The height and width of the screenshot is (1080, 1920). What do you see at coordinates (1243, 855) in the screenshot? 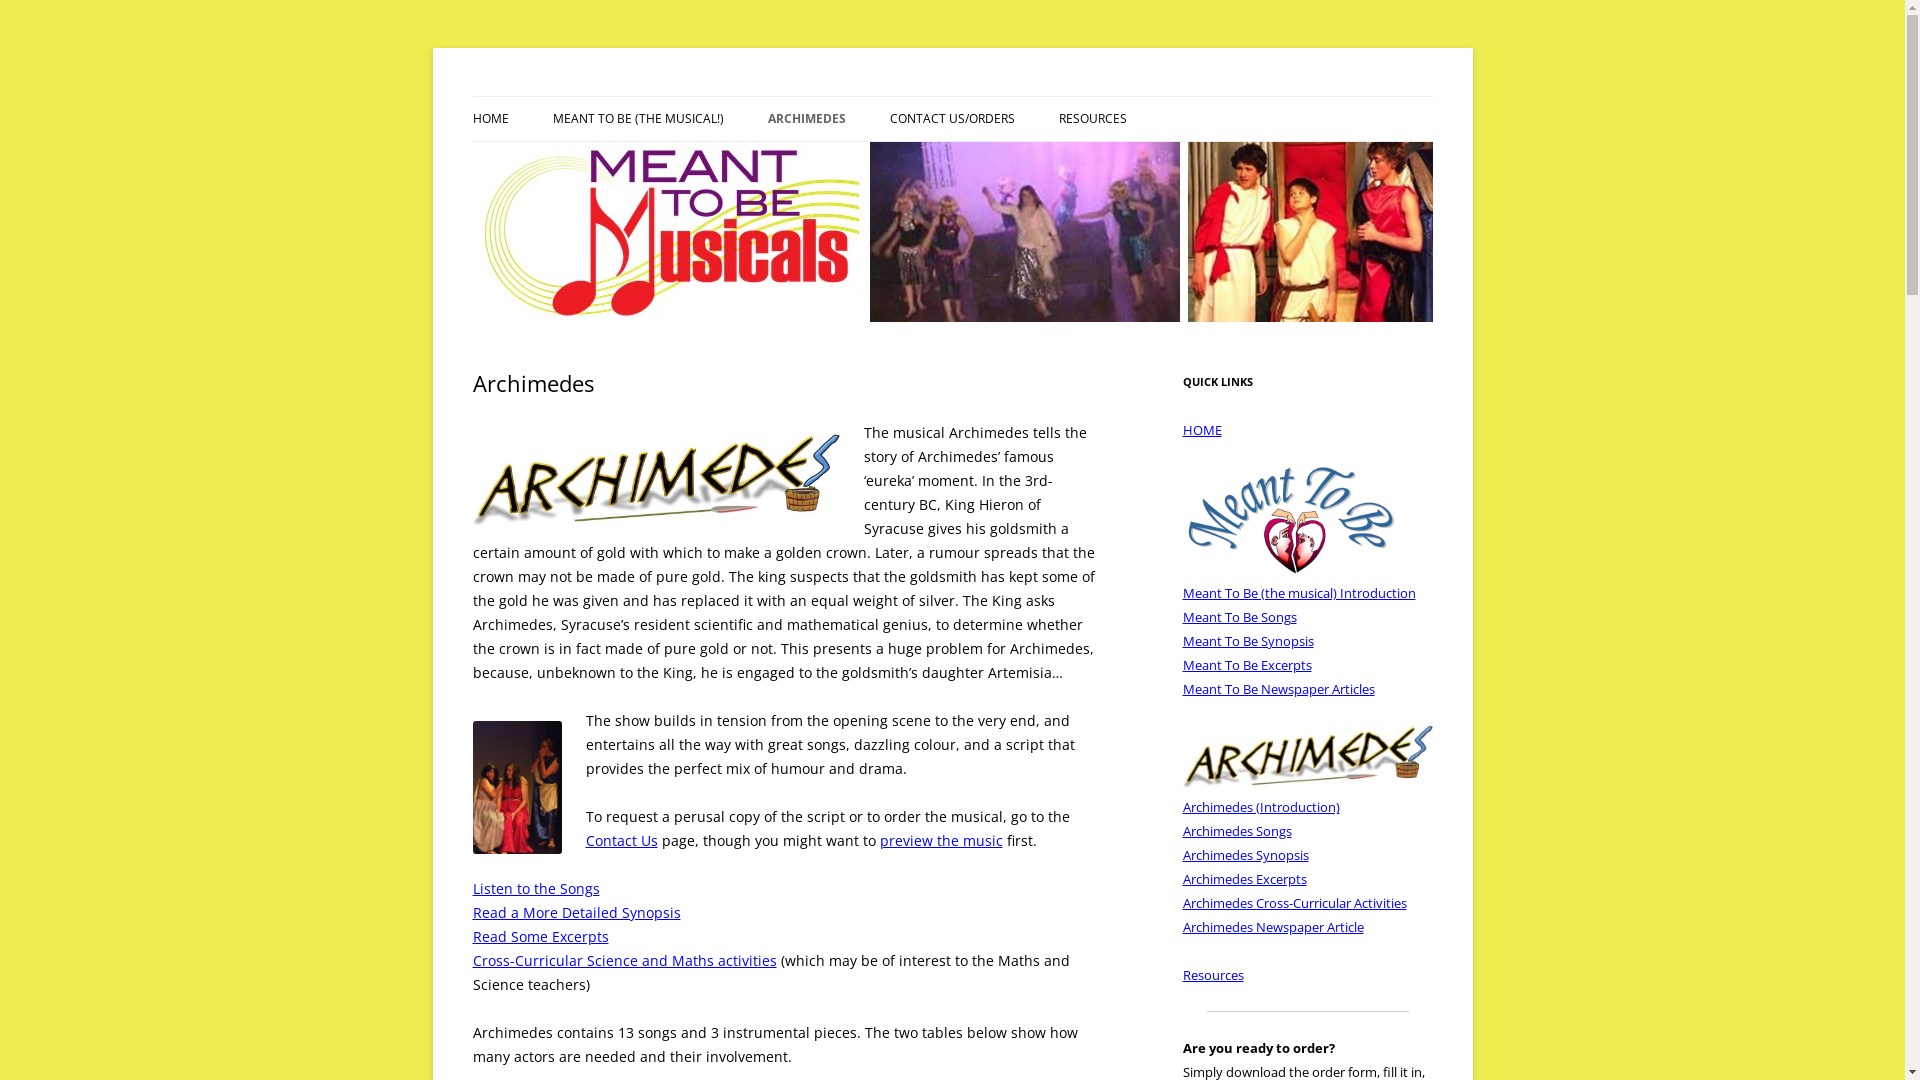
I see `'Archimedes Synopsis'` at bounding box center [1243, 855].